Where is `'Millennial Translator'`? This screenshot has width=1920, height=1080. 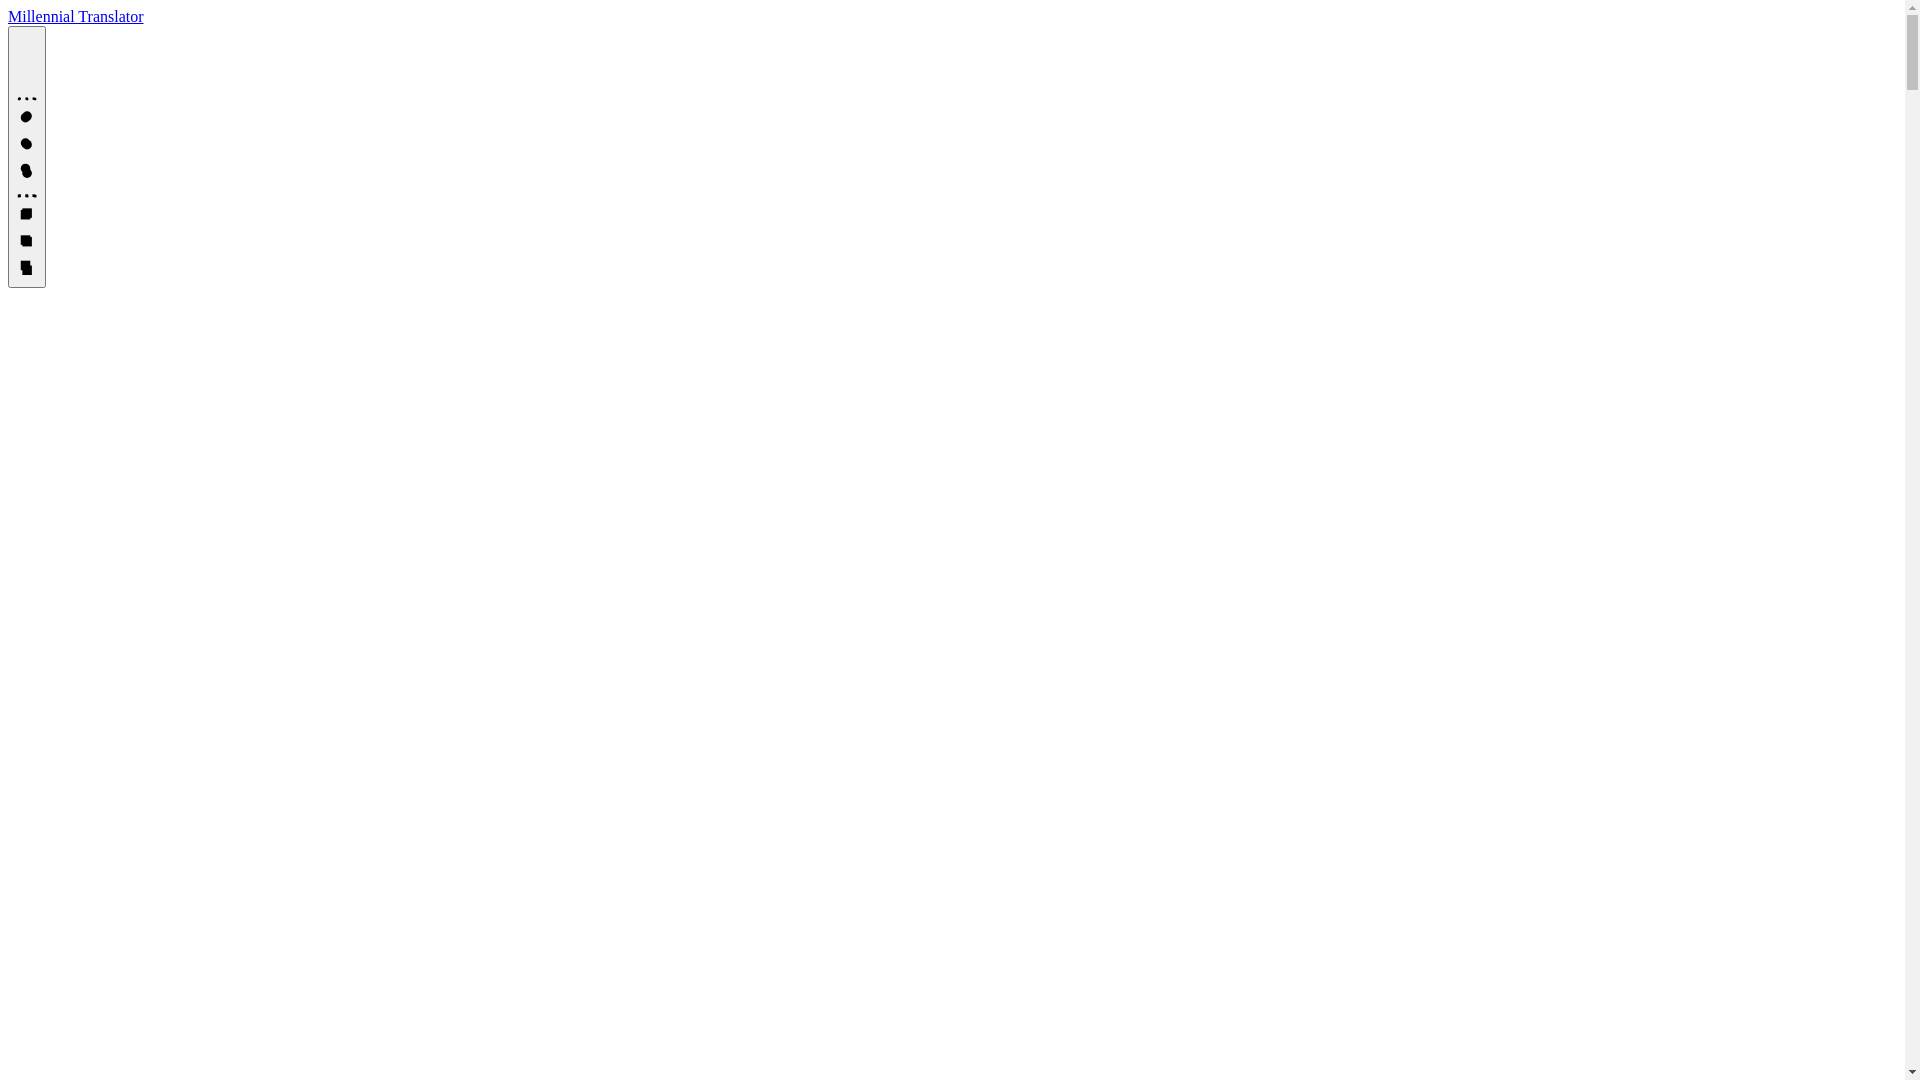 'Millennial Translator' is located at coordinates (76, 16).